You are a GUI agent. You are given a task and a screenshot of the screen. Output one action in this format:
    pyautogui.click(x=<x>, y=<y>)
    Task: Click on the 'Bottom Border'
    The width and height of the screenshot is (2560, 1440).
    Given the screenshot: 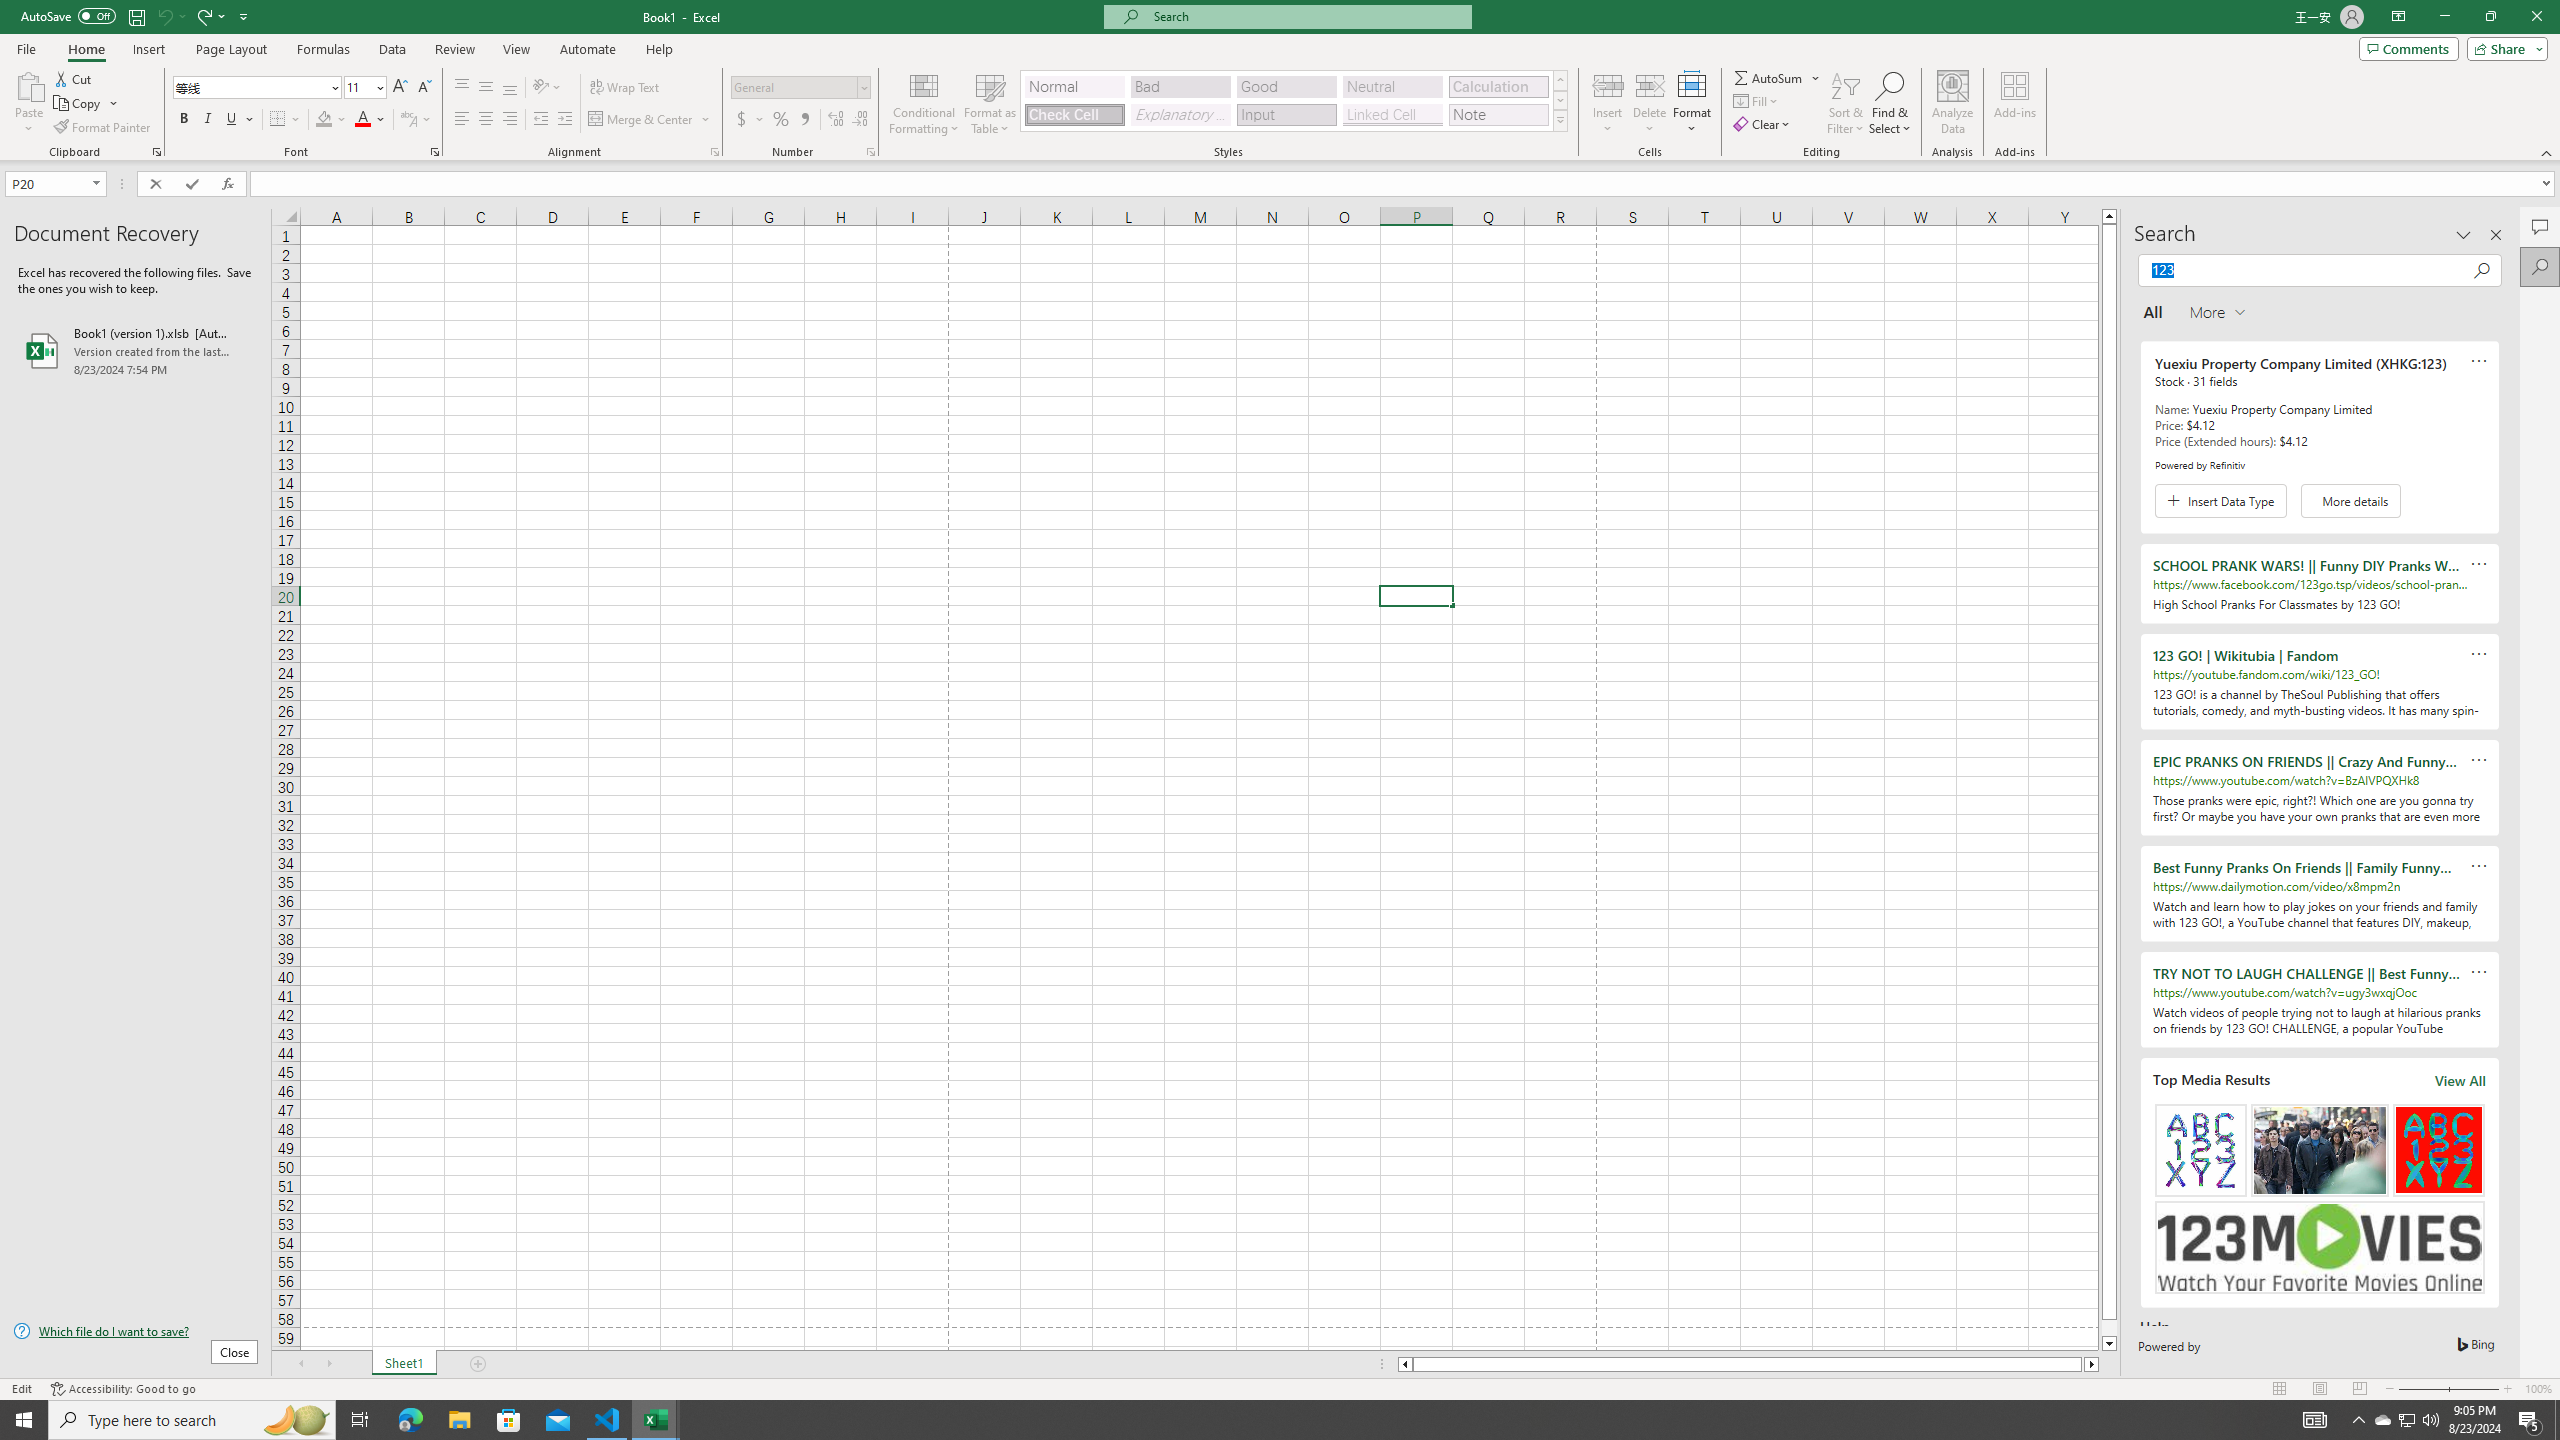 What is the action you would take?
    pyautogui.click(x=277, y=118)
    